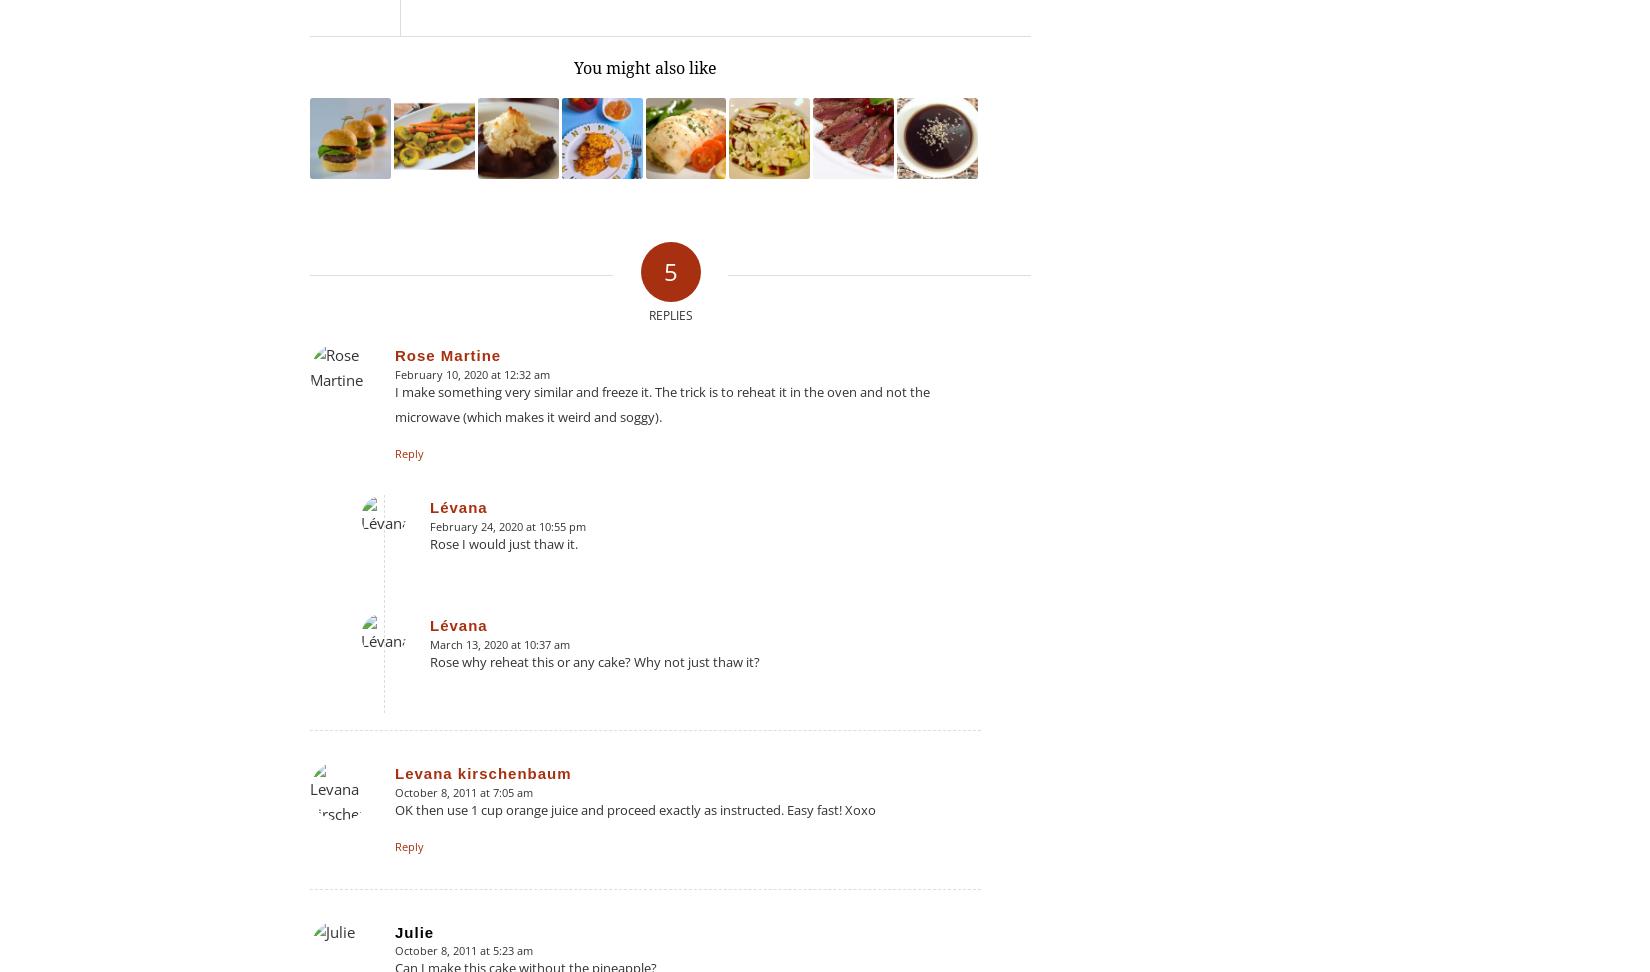 The width and height of the screenshot is (1650, 972). Describe the element at coordinates (503, 544) in the screenshot. I see `'Rose I would just thaw it.'` at that location.